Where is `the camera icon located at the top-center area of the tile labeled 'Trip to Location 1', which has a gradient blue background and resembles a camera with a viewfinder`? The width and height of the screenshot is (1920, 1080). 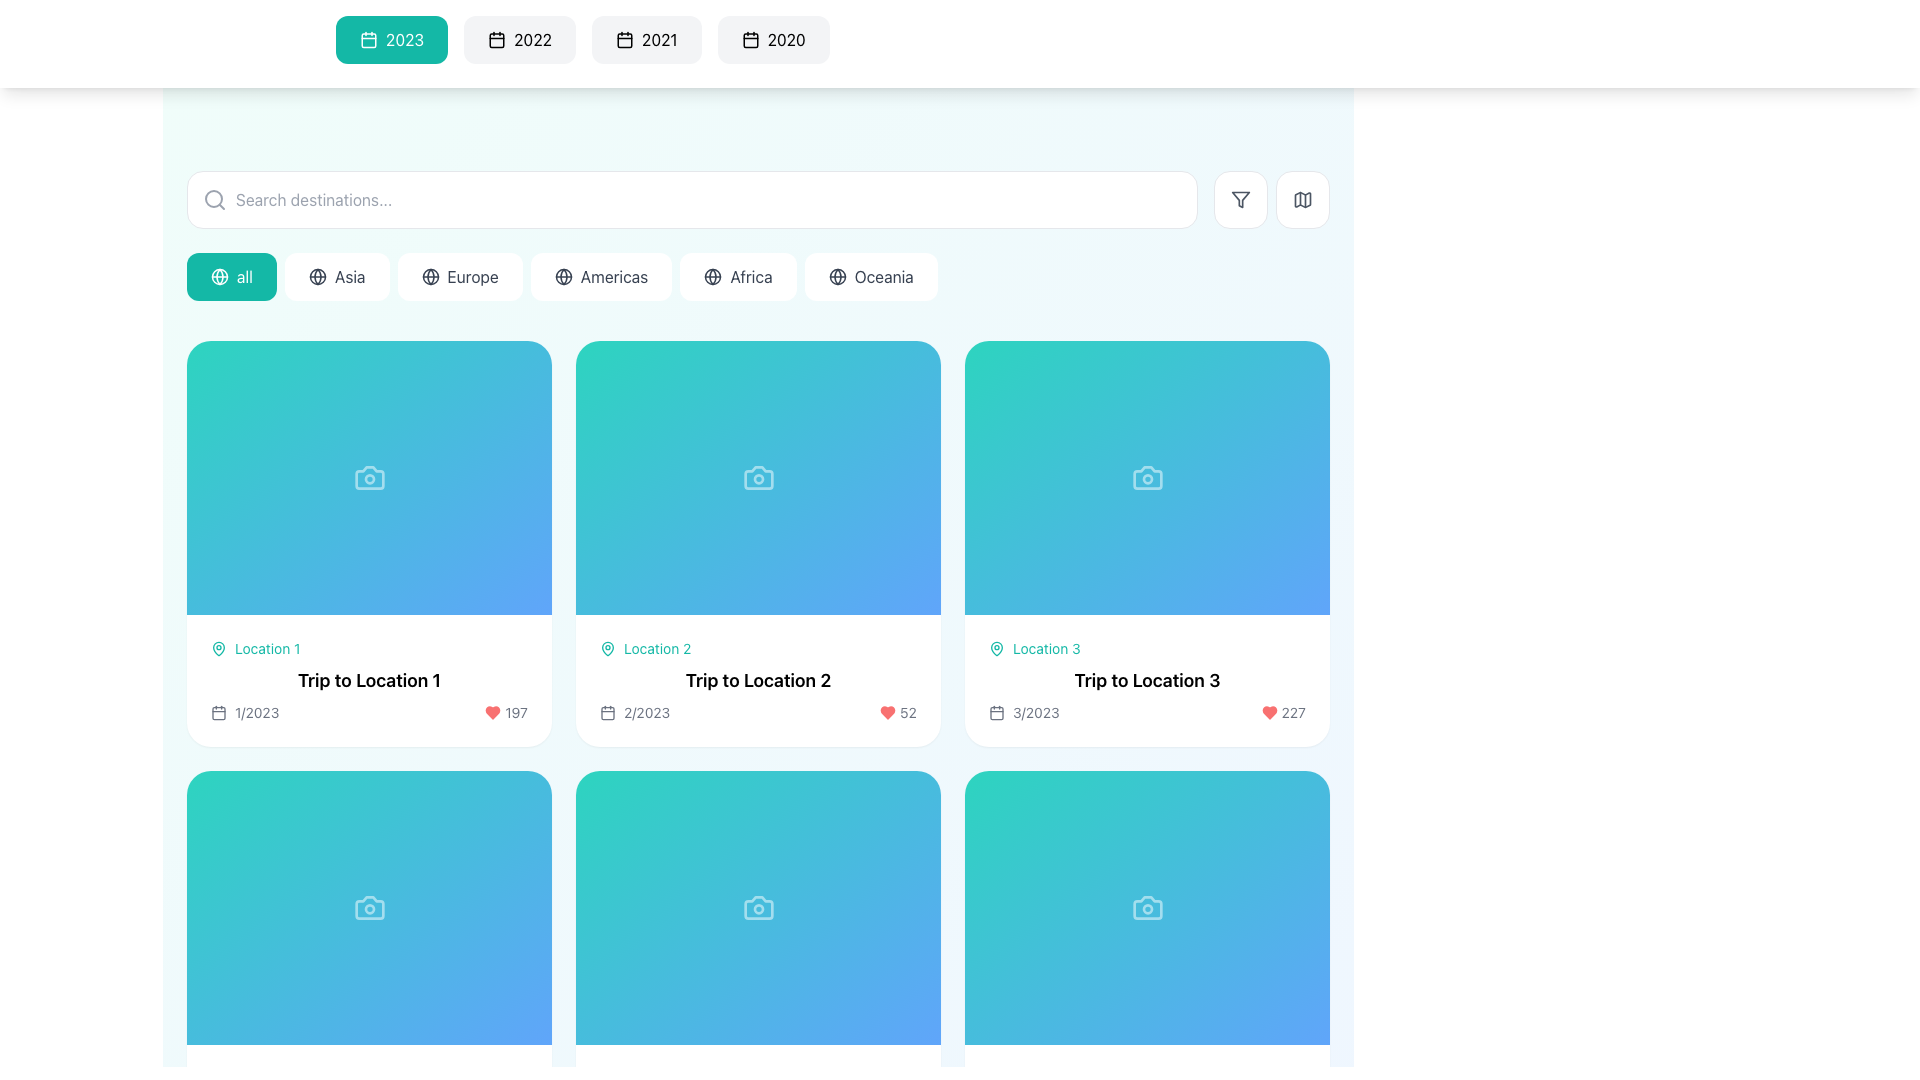
the camera icon located at the top-center area of the tile labeled 'Trip to Location 1', which has a gradient blue background and resembles a camera with a viewfinder is located at coordinates (369, 477).